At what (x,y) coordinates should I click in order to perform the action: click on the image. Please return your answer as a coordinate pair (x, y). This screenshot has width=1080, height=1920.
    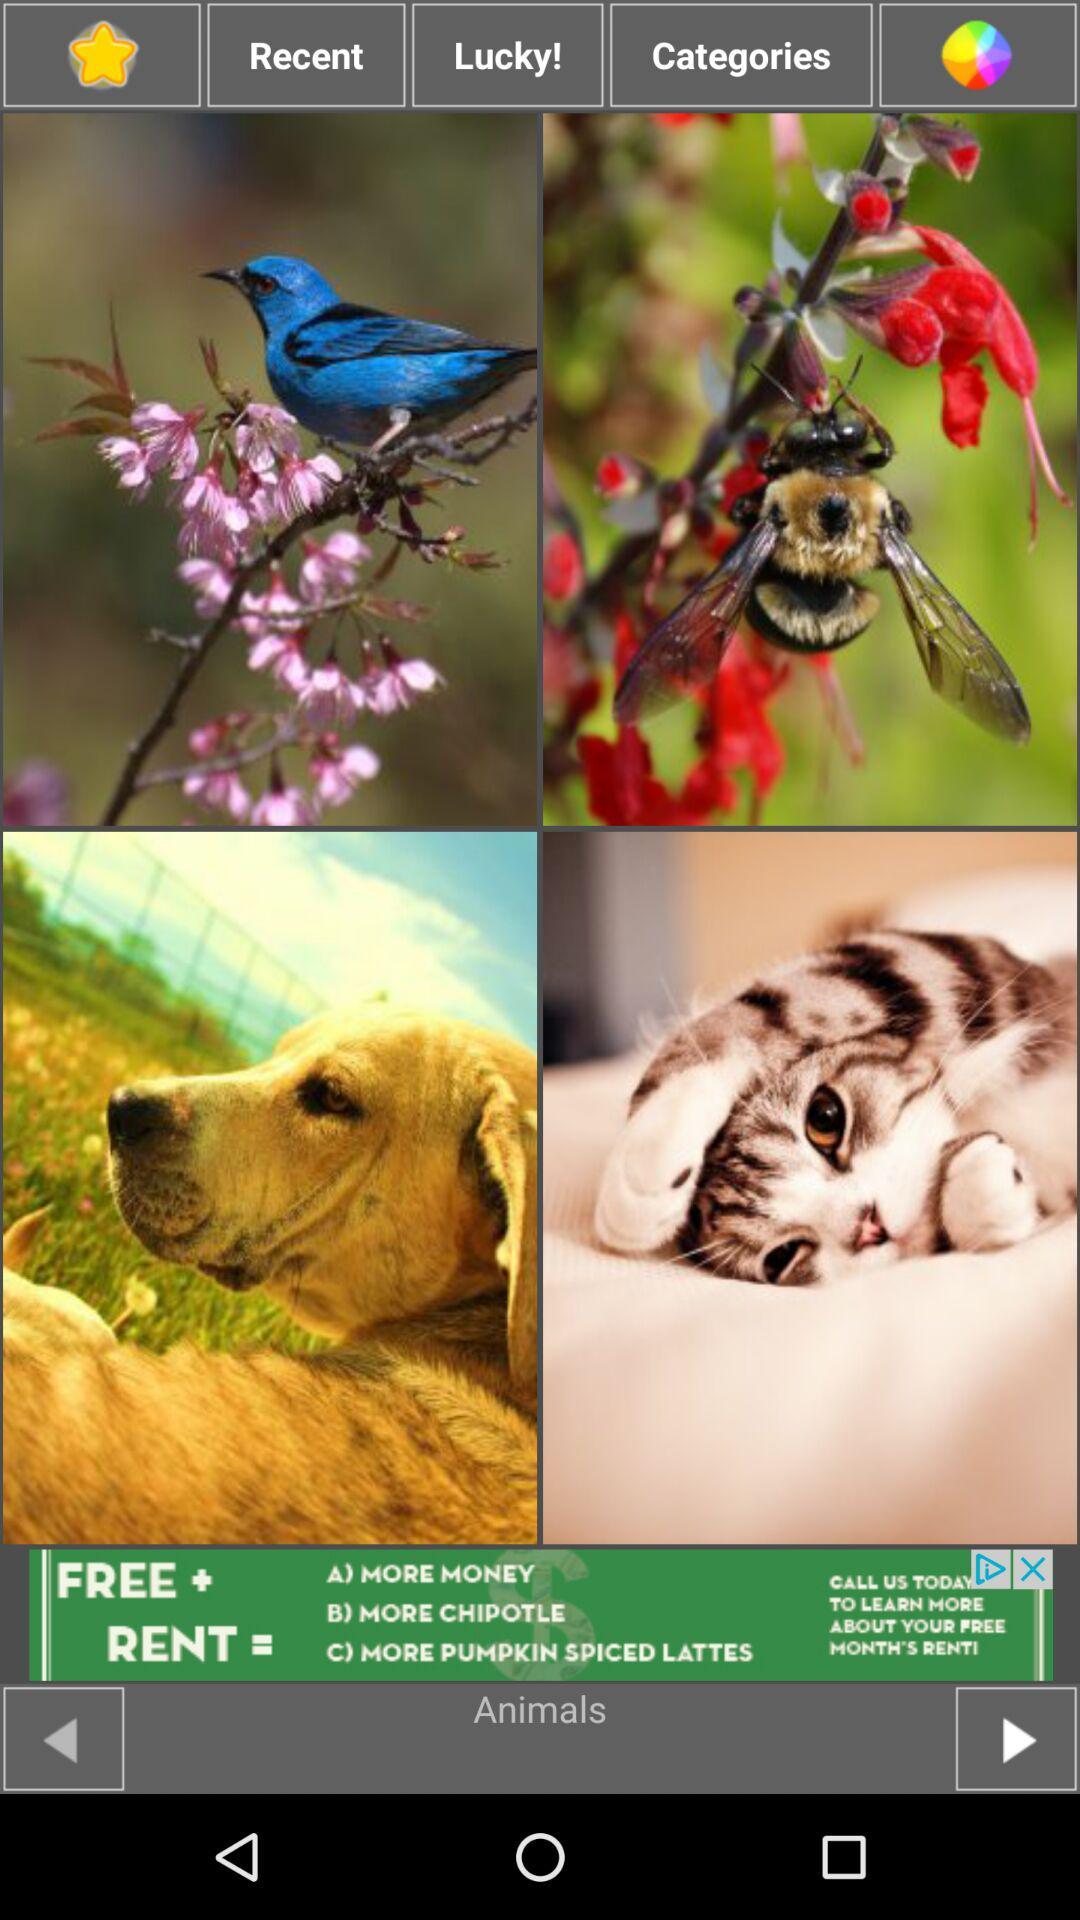
    Looking at the image, I should click on (810, 468).